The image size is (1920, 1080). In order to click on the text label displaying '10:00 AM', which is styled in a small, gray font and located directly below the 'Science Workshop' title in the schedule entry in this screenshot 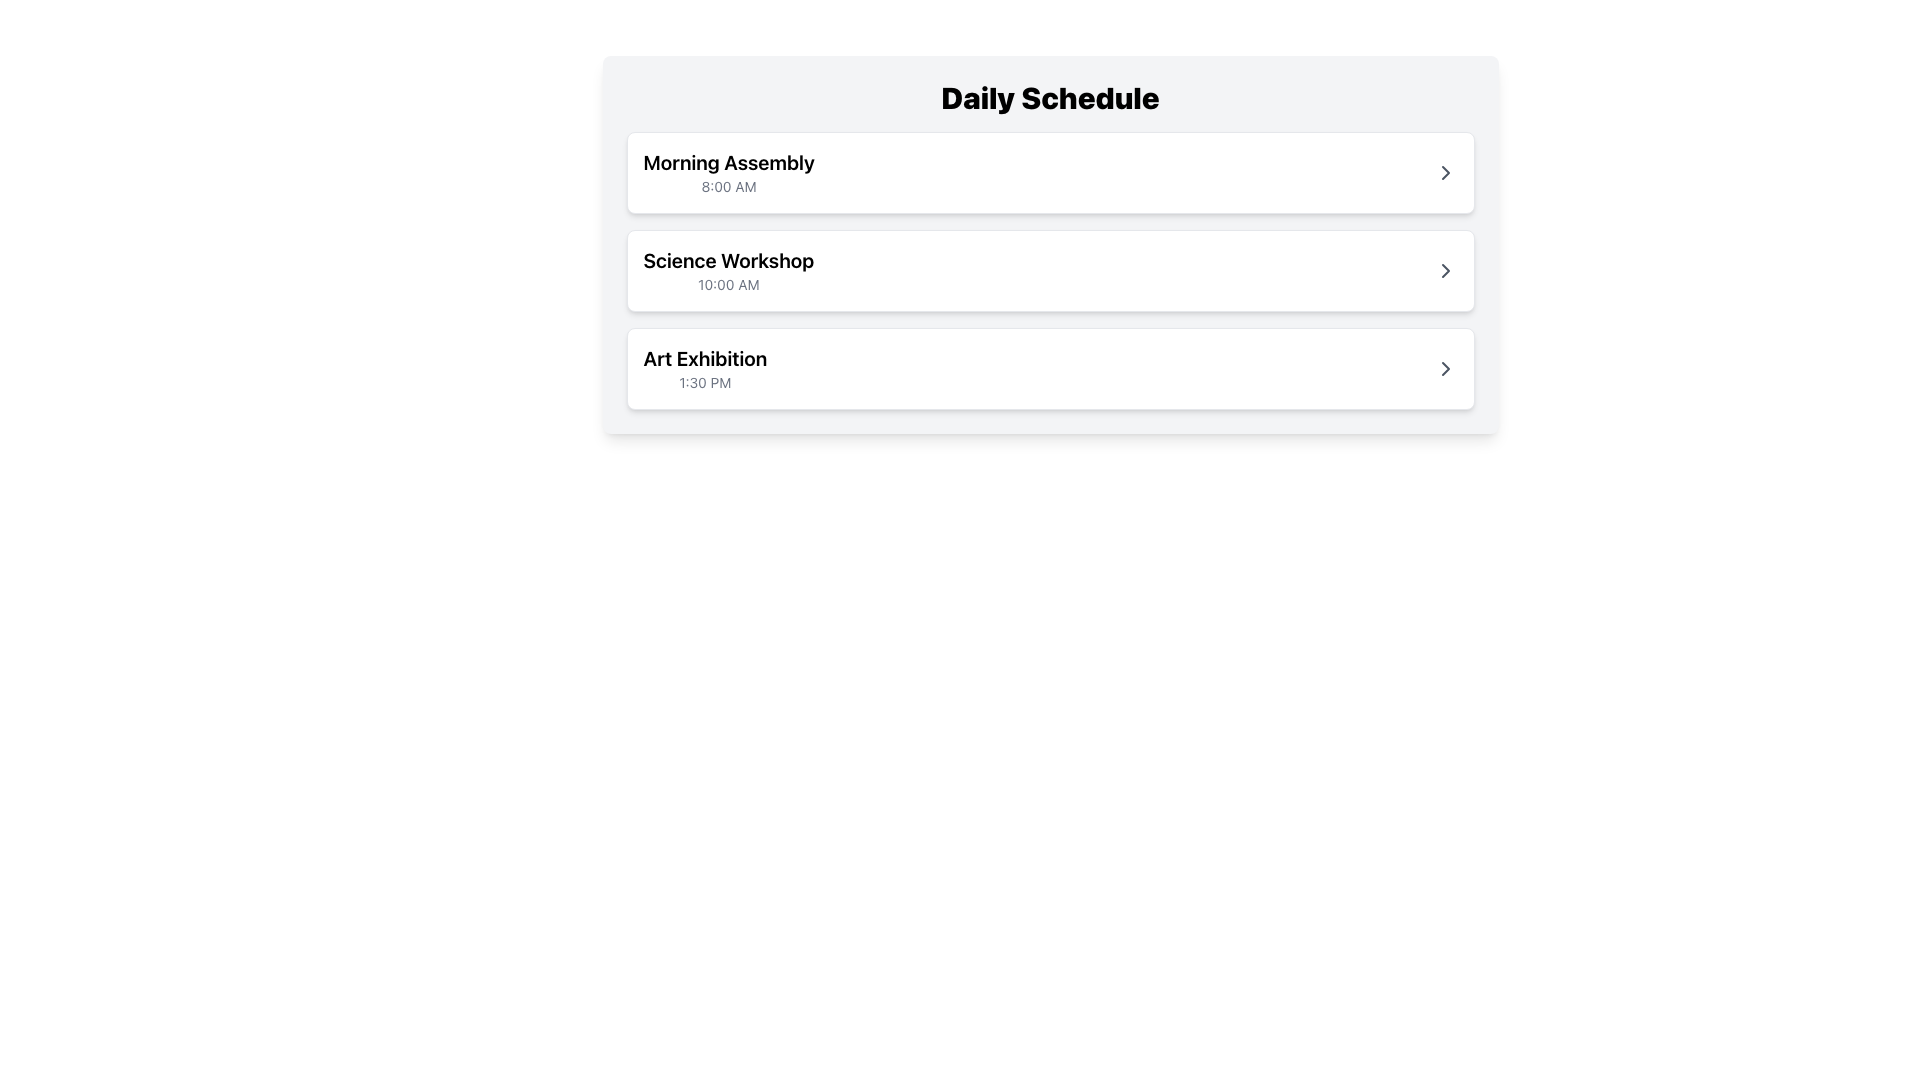, I will do `click(727, 285)`.